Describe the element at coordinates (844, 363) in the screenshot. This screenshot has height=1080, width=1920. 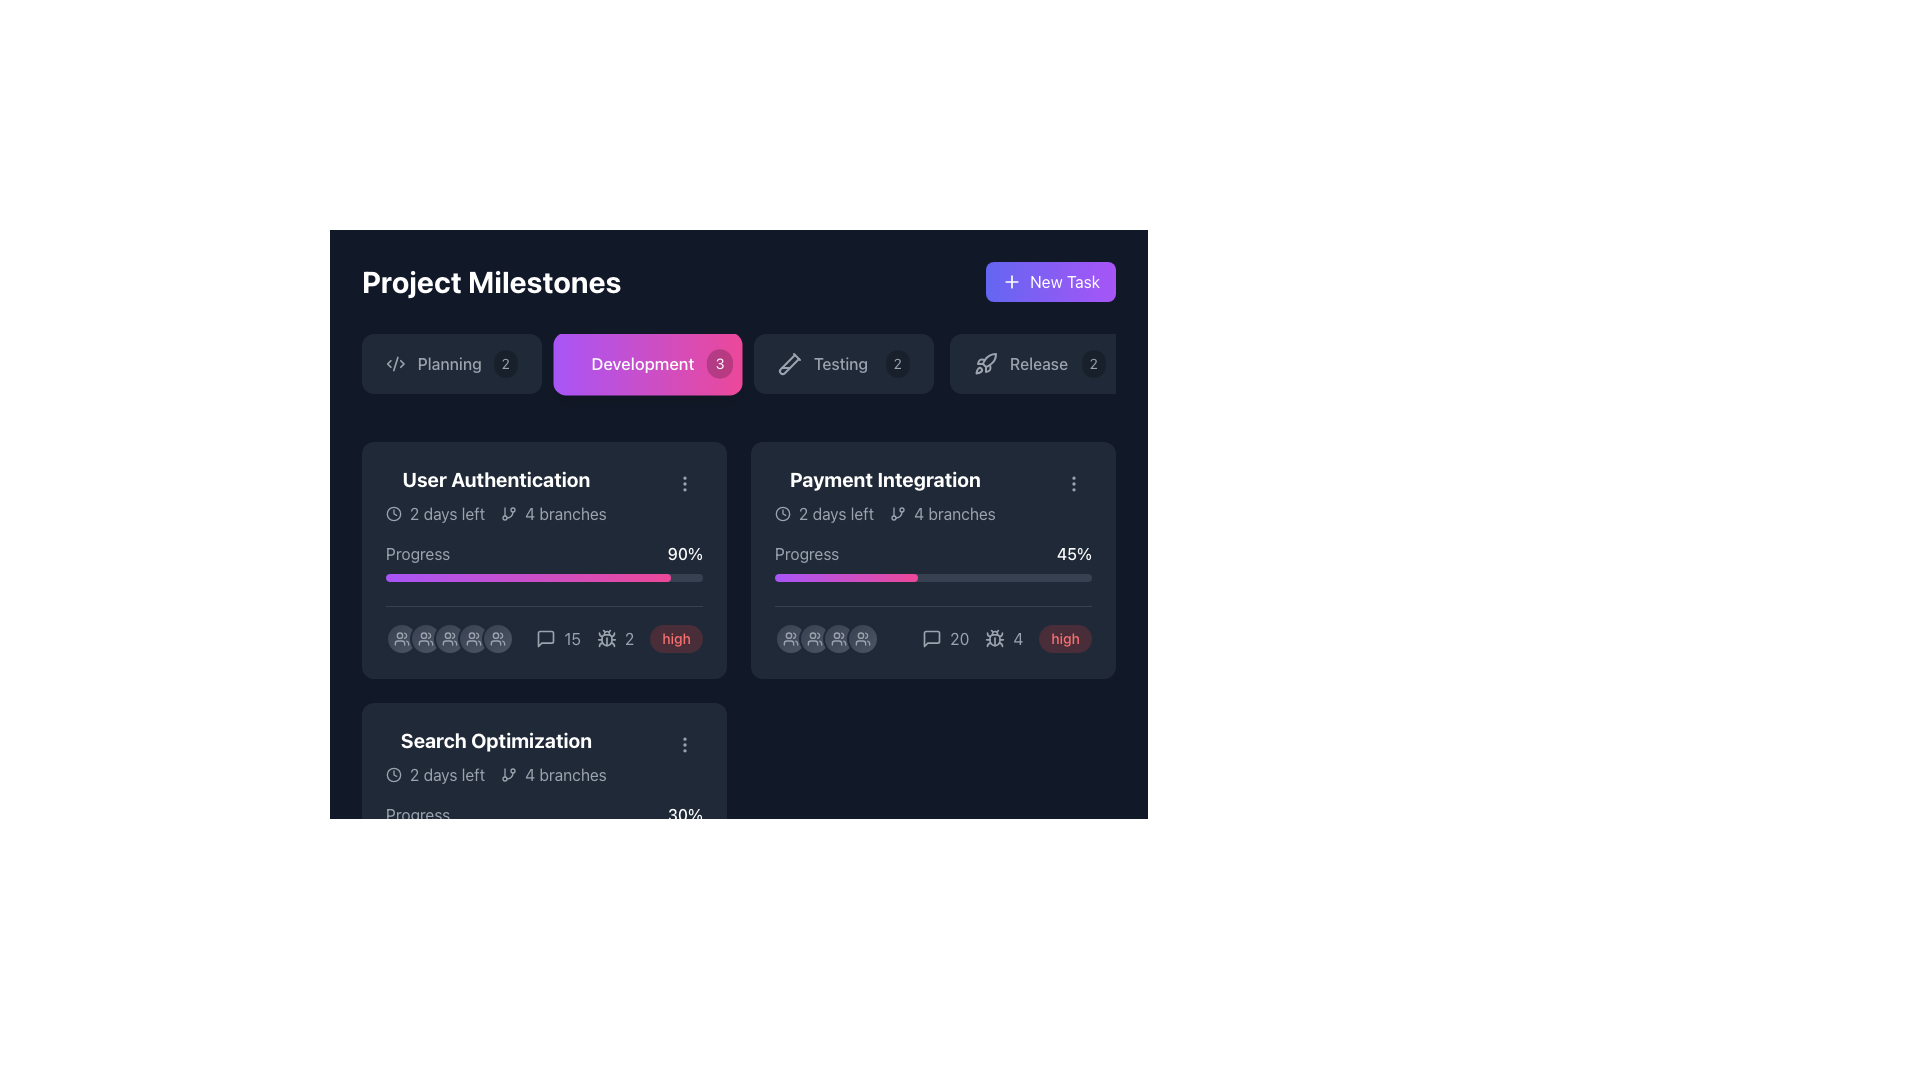
I see `the third button in a horizontal row that likely filters or categorizes content related to 'Testing', positioned between the 'Development' and 'Release' buttons` at that location.